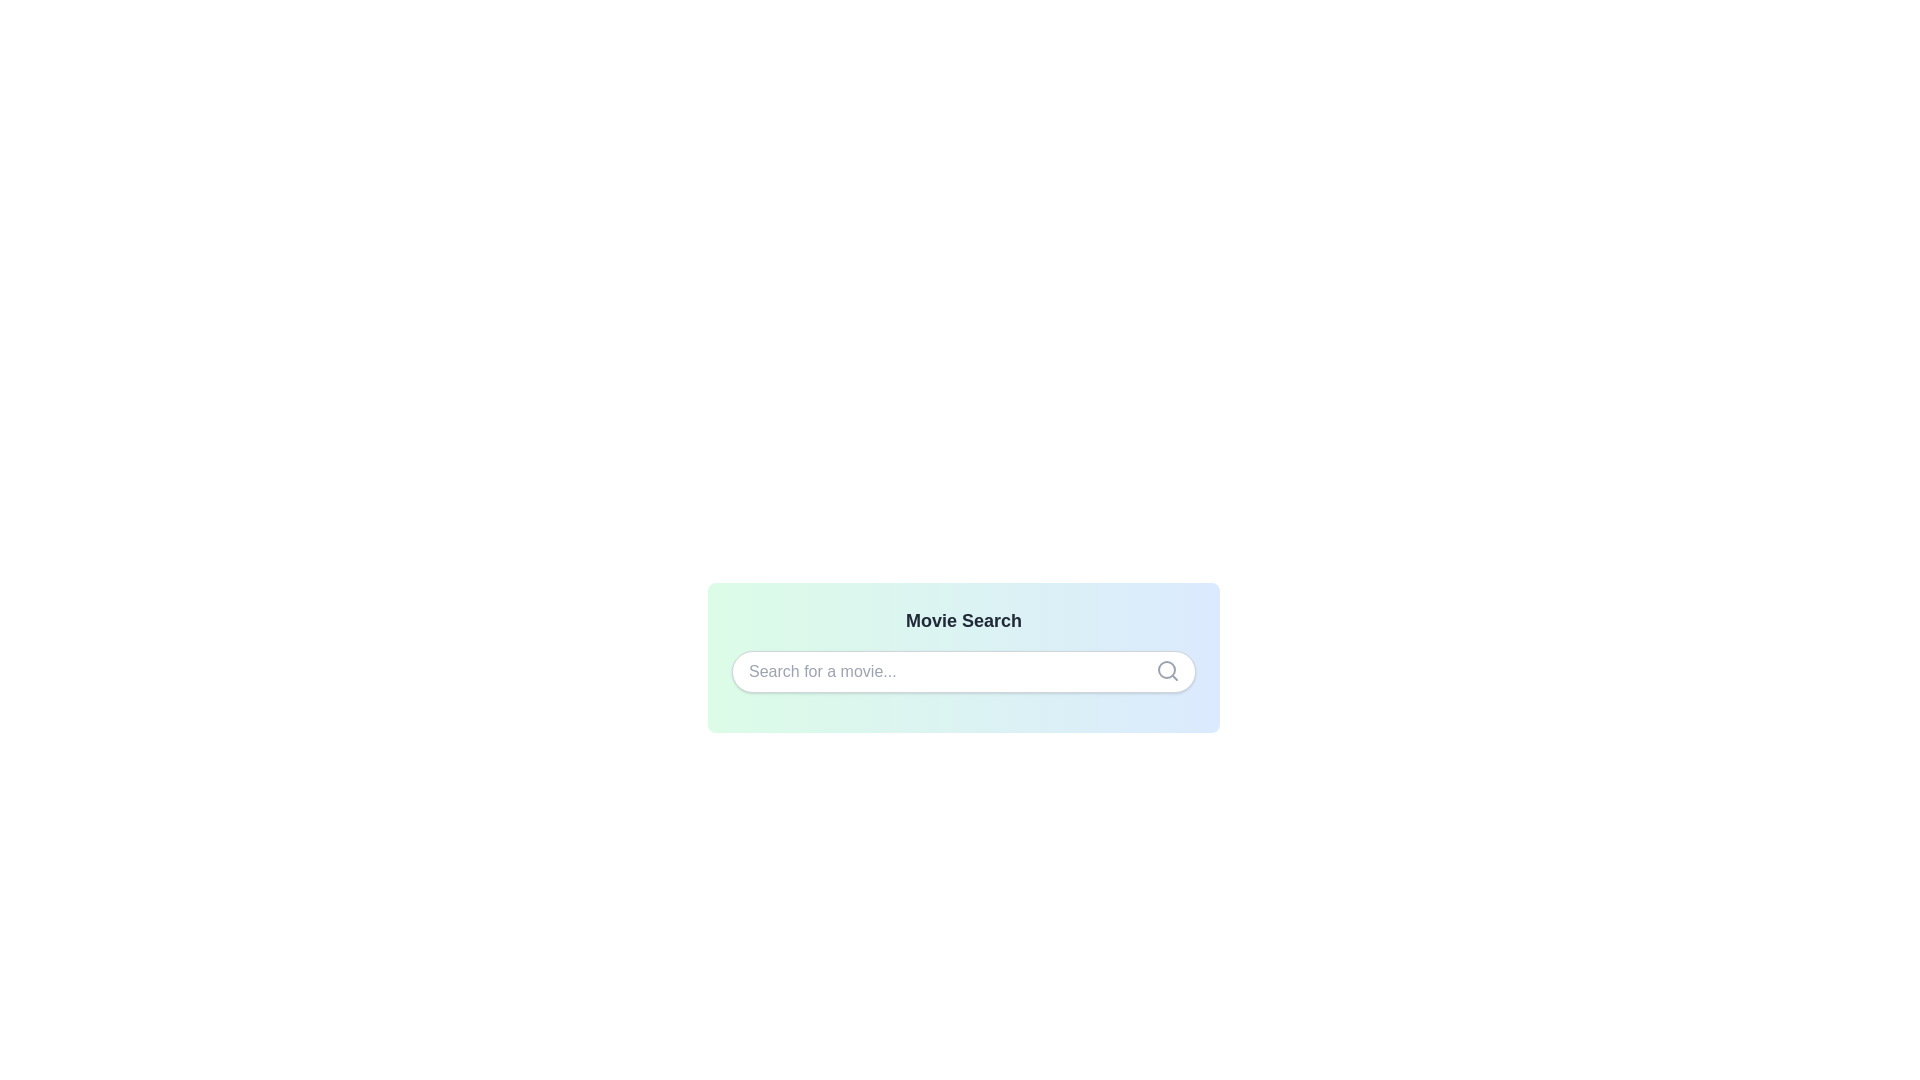  What do you see at coordinates (1167, 671) in the screenshot?
I see `the magnifying glass icon, which is styled with a thin outline and located inside a rounded search input field on the right side, next to the text input area` at bounding box center [1167, 671].